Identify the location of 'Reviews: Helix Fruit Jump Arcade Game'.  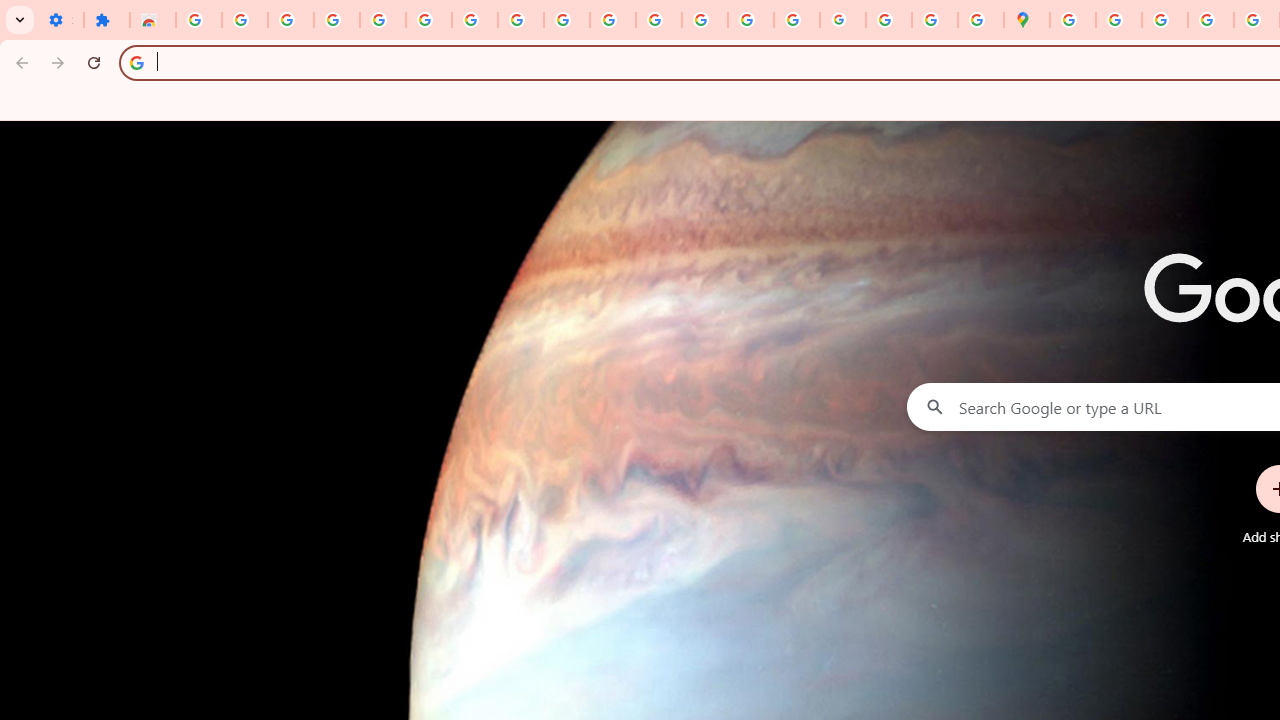
(152, 20).